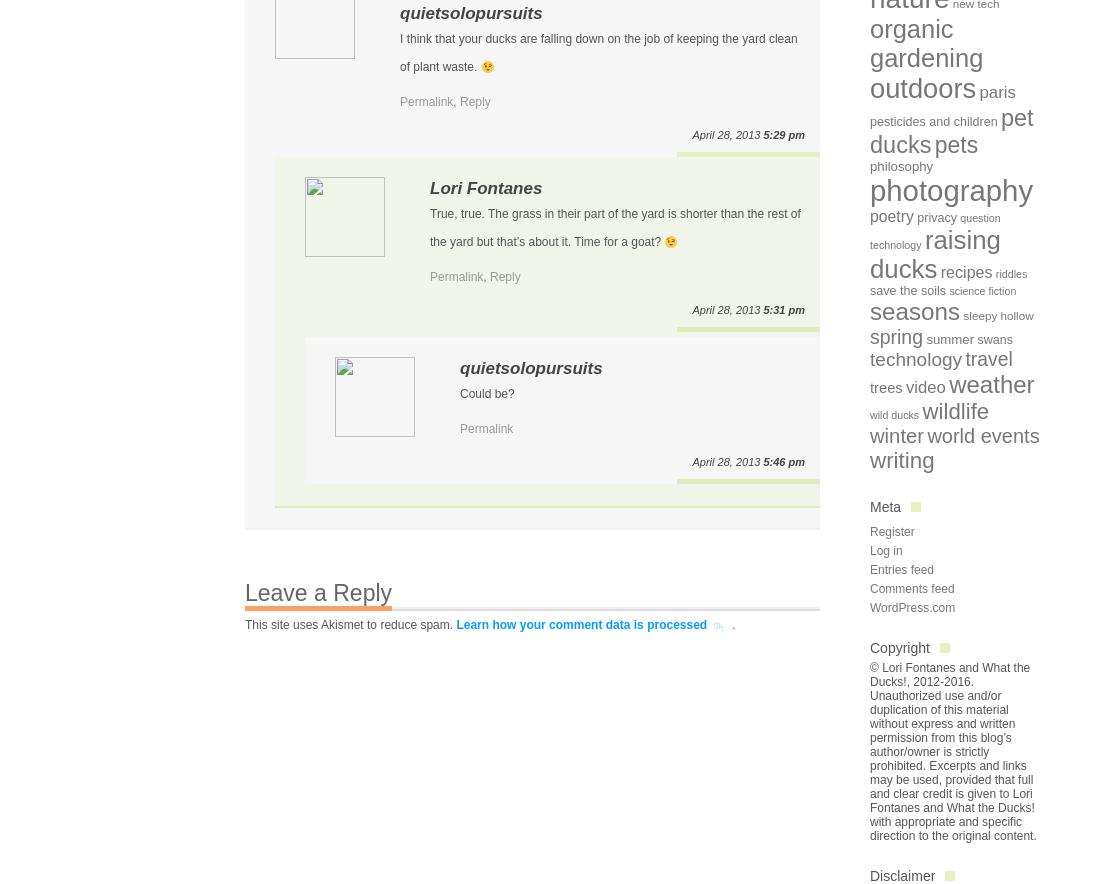  What do you see at coordinates (948, 290) in the screenshot?
I see `'science fiction'` at bounding box center [948, 290].